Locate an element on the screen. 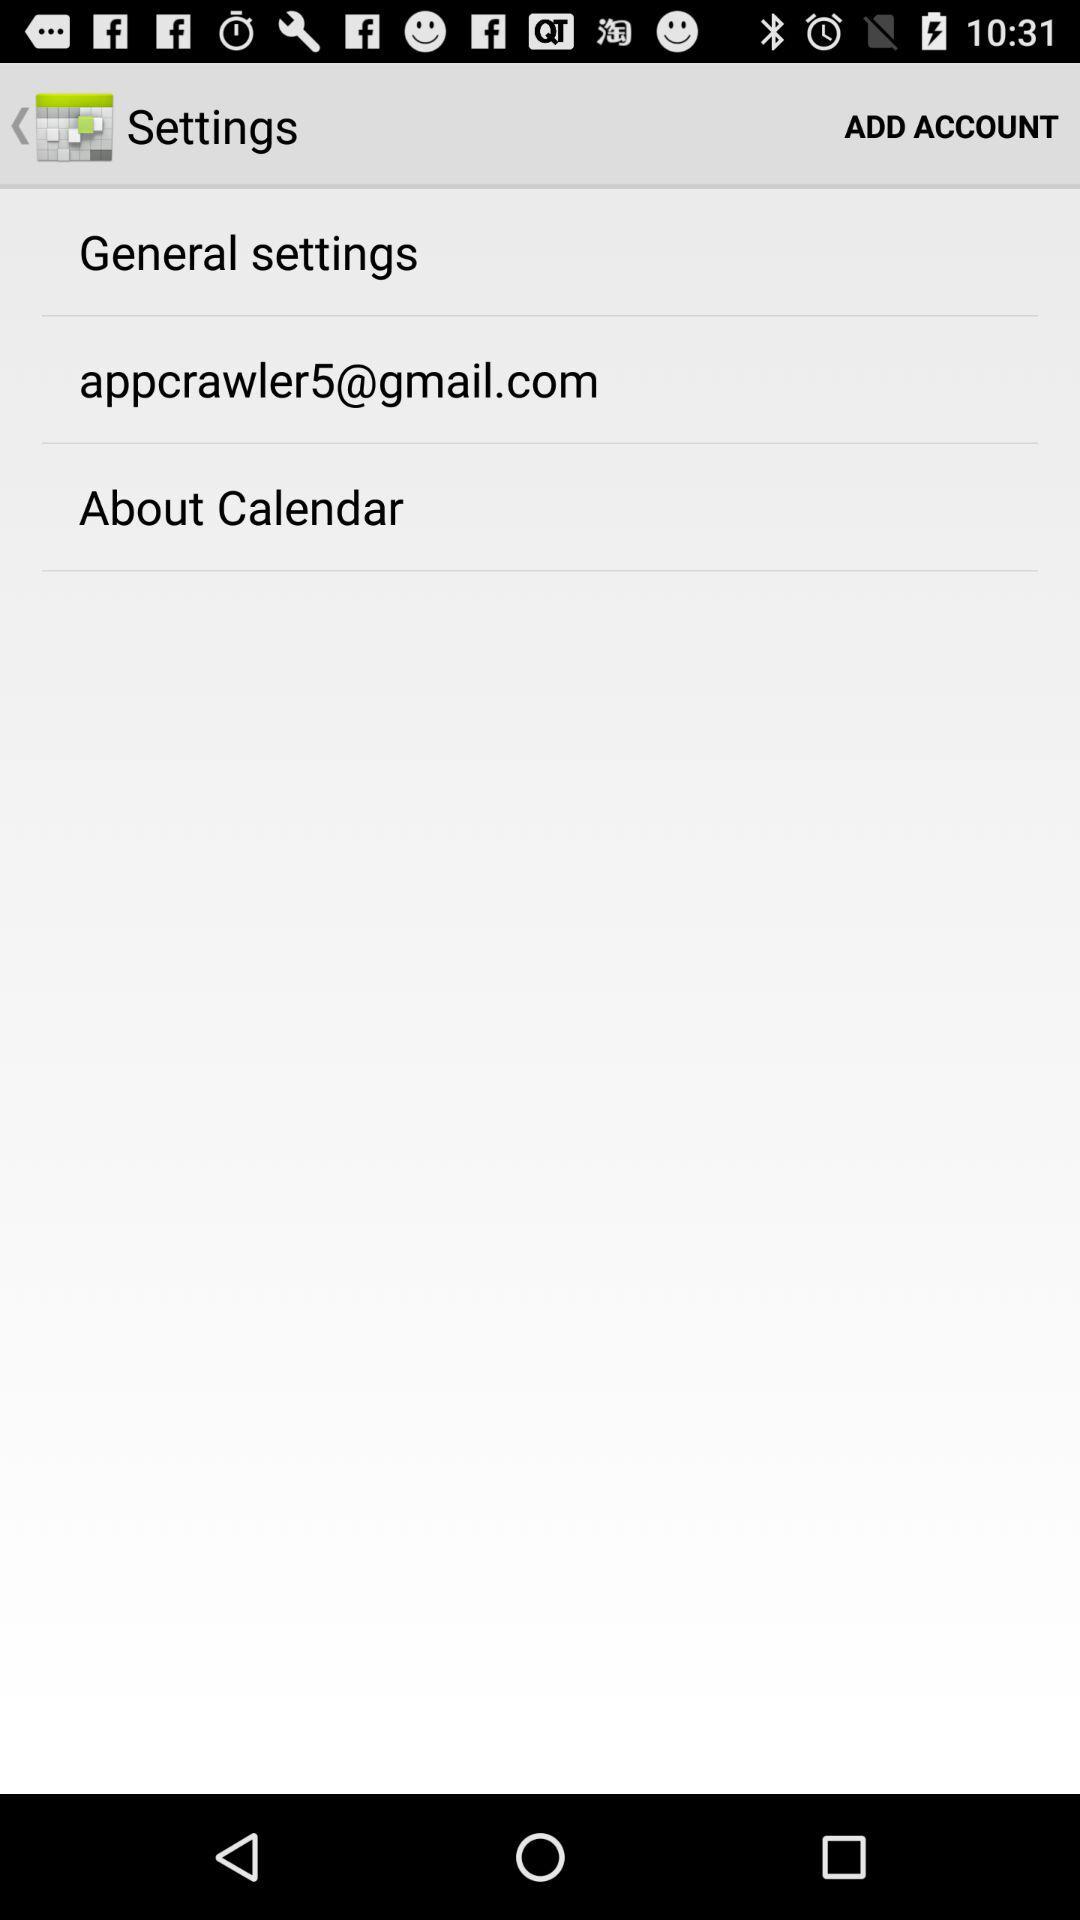 The image size is (1080, 1920). the icon below appcrawler5@gmail.com icon is located at coordinates (240, 506).